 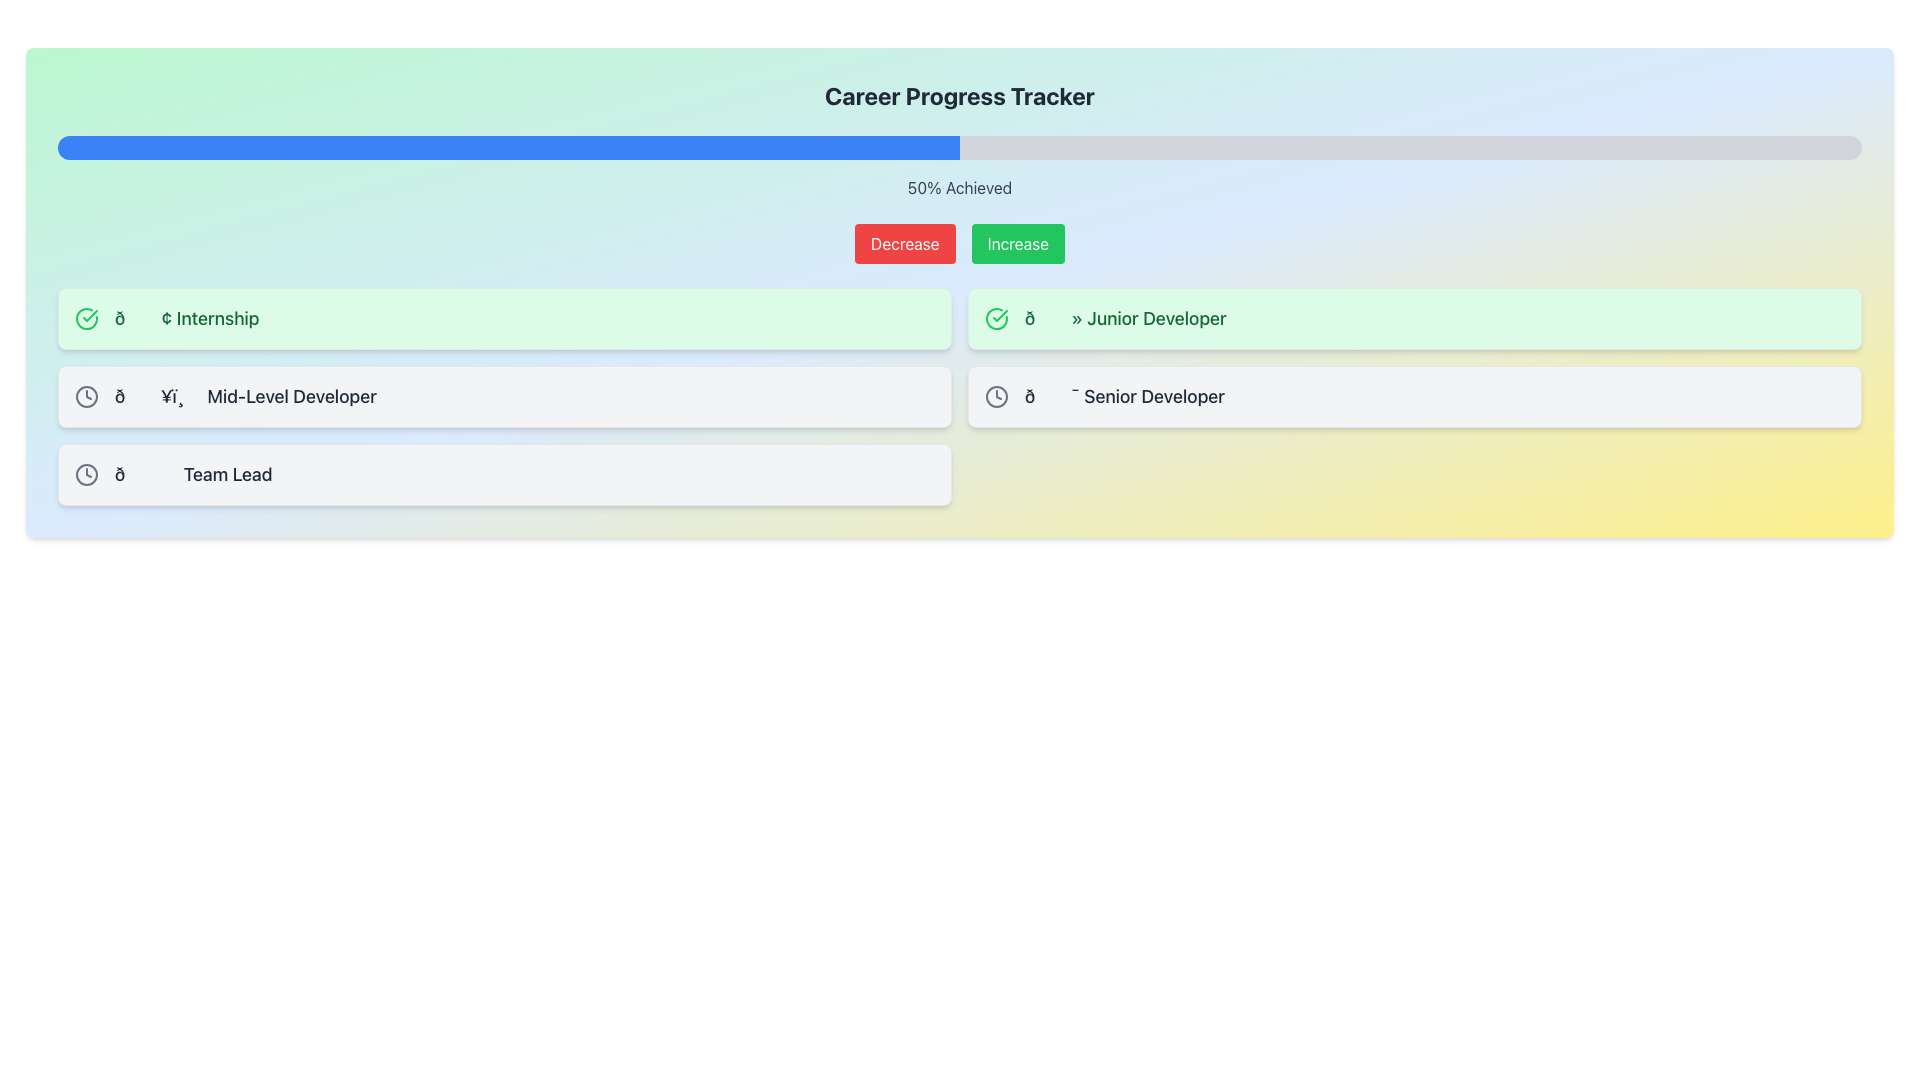 I want to click on the SVG Icon that represents a completed task, located near the 'Junior Developer' label with a green background, so click(x=997, y=318).